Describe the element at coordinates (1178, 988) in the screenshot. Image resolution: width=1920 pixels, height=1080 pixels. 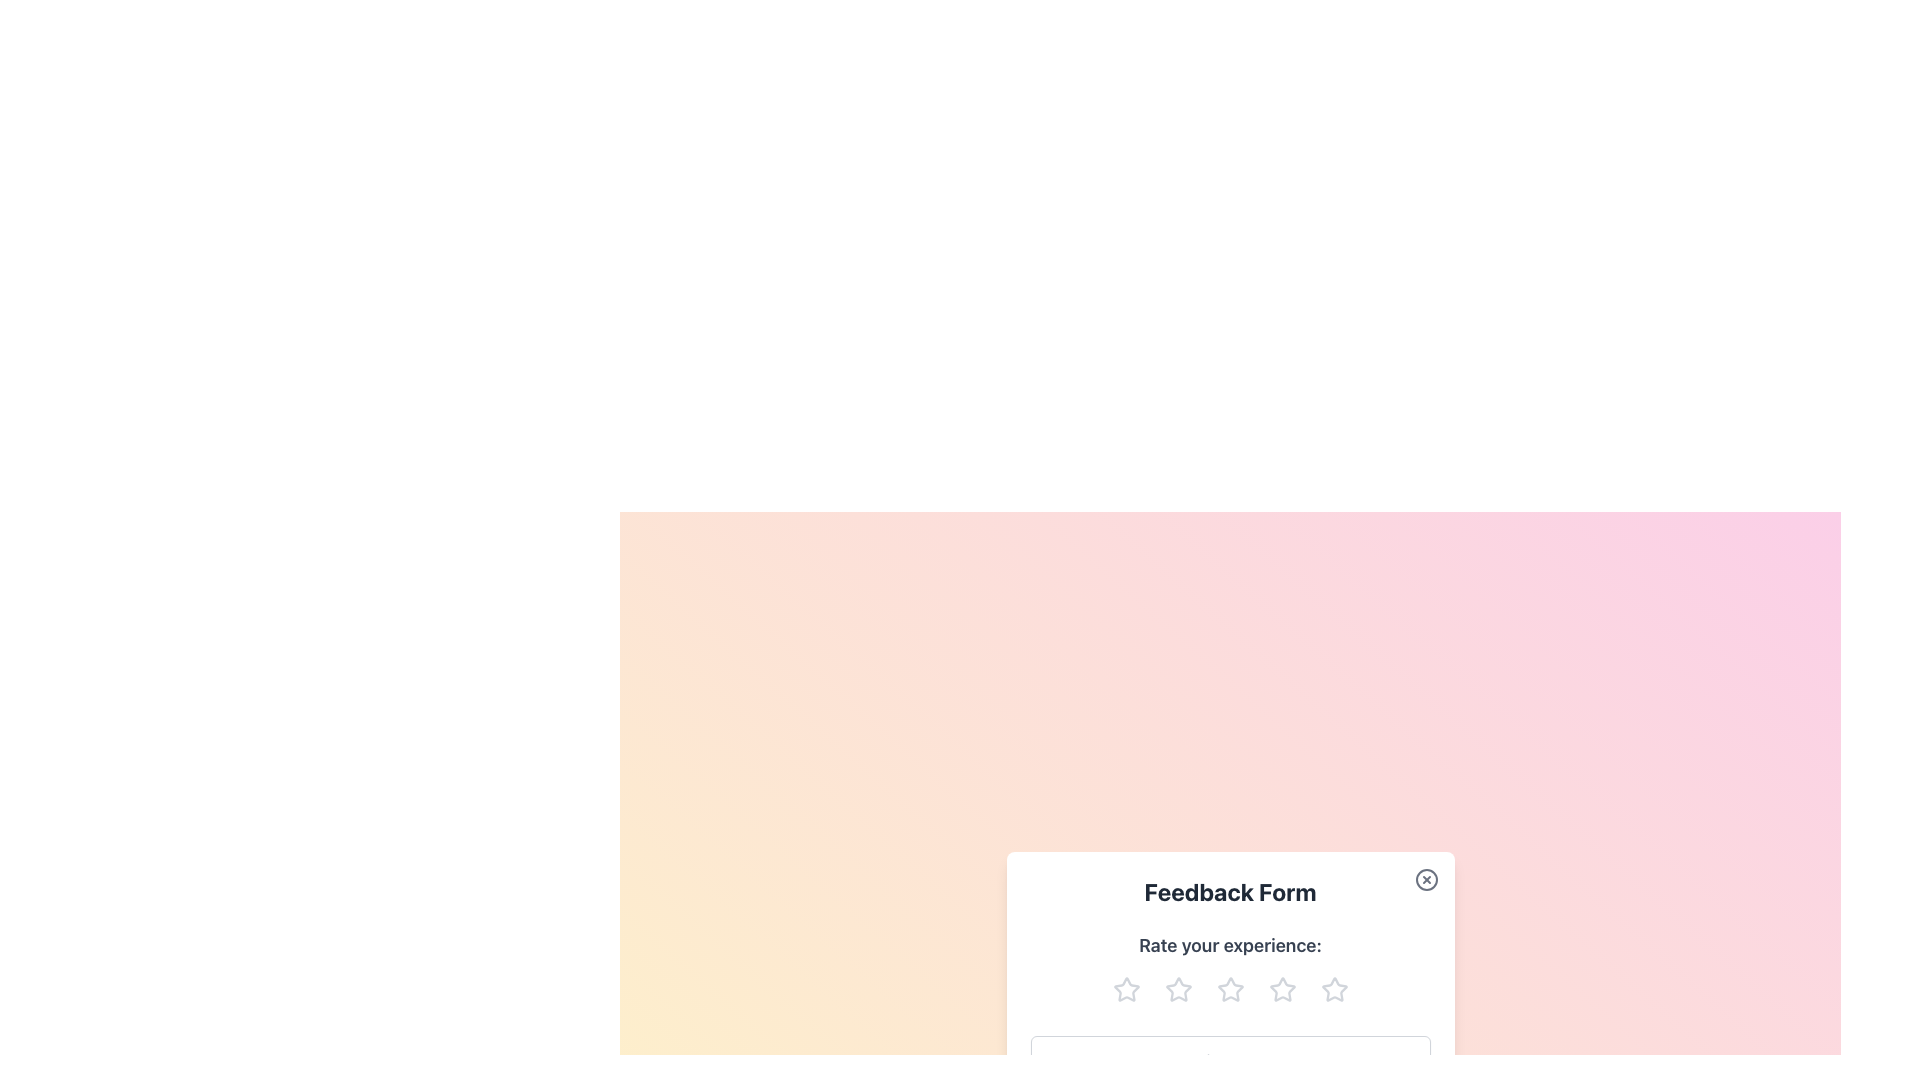
I see `the second star icon in the horizontal row of five star icons, which is located beneath the text 'Rate your experience:' in the feedback form` at that location.